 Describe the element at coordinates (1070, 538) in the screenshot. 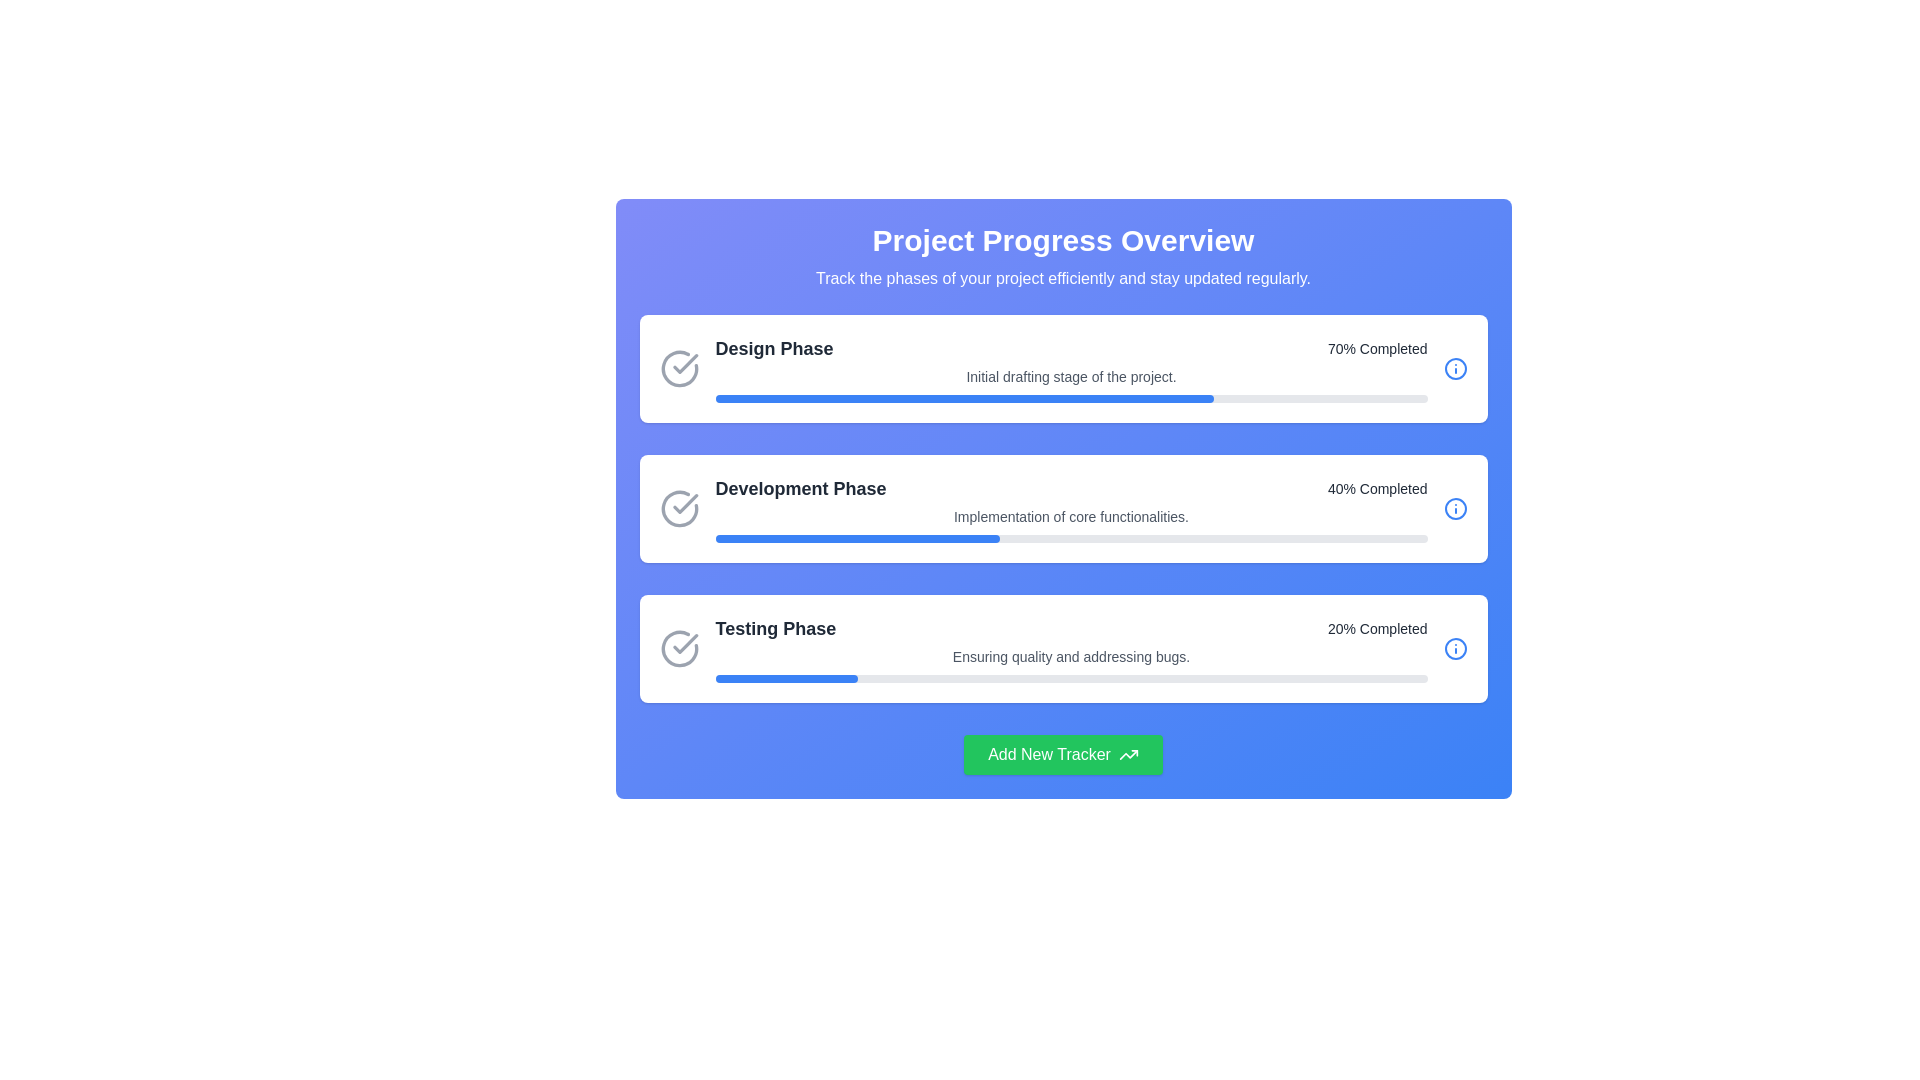

I see `the Progress Bar located below the text 'Implementation of core functionalities' in the 'Development Phase' card, which indicates that 40% of the development has been completed` at that location.